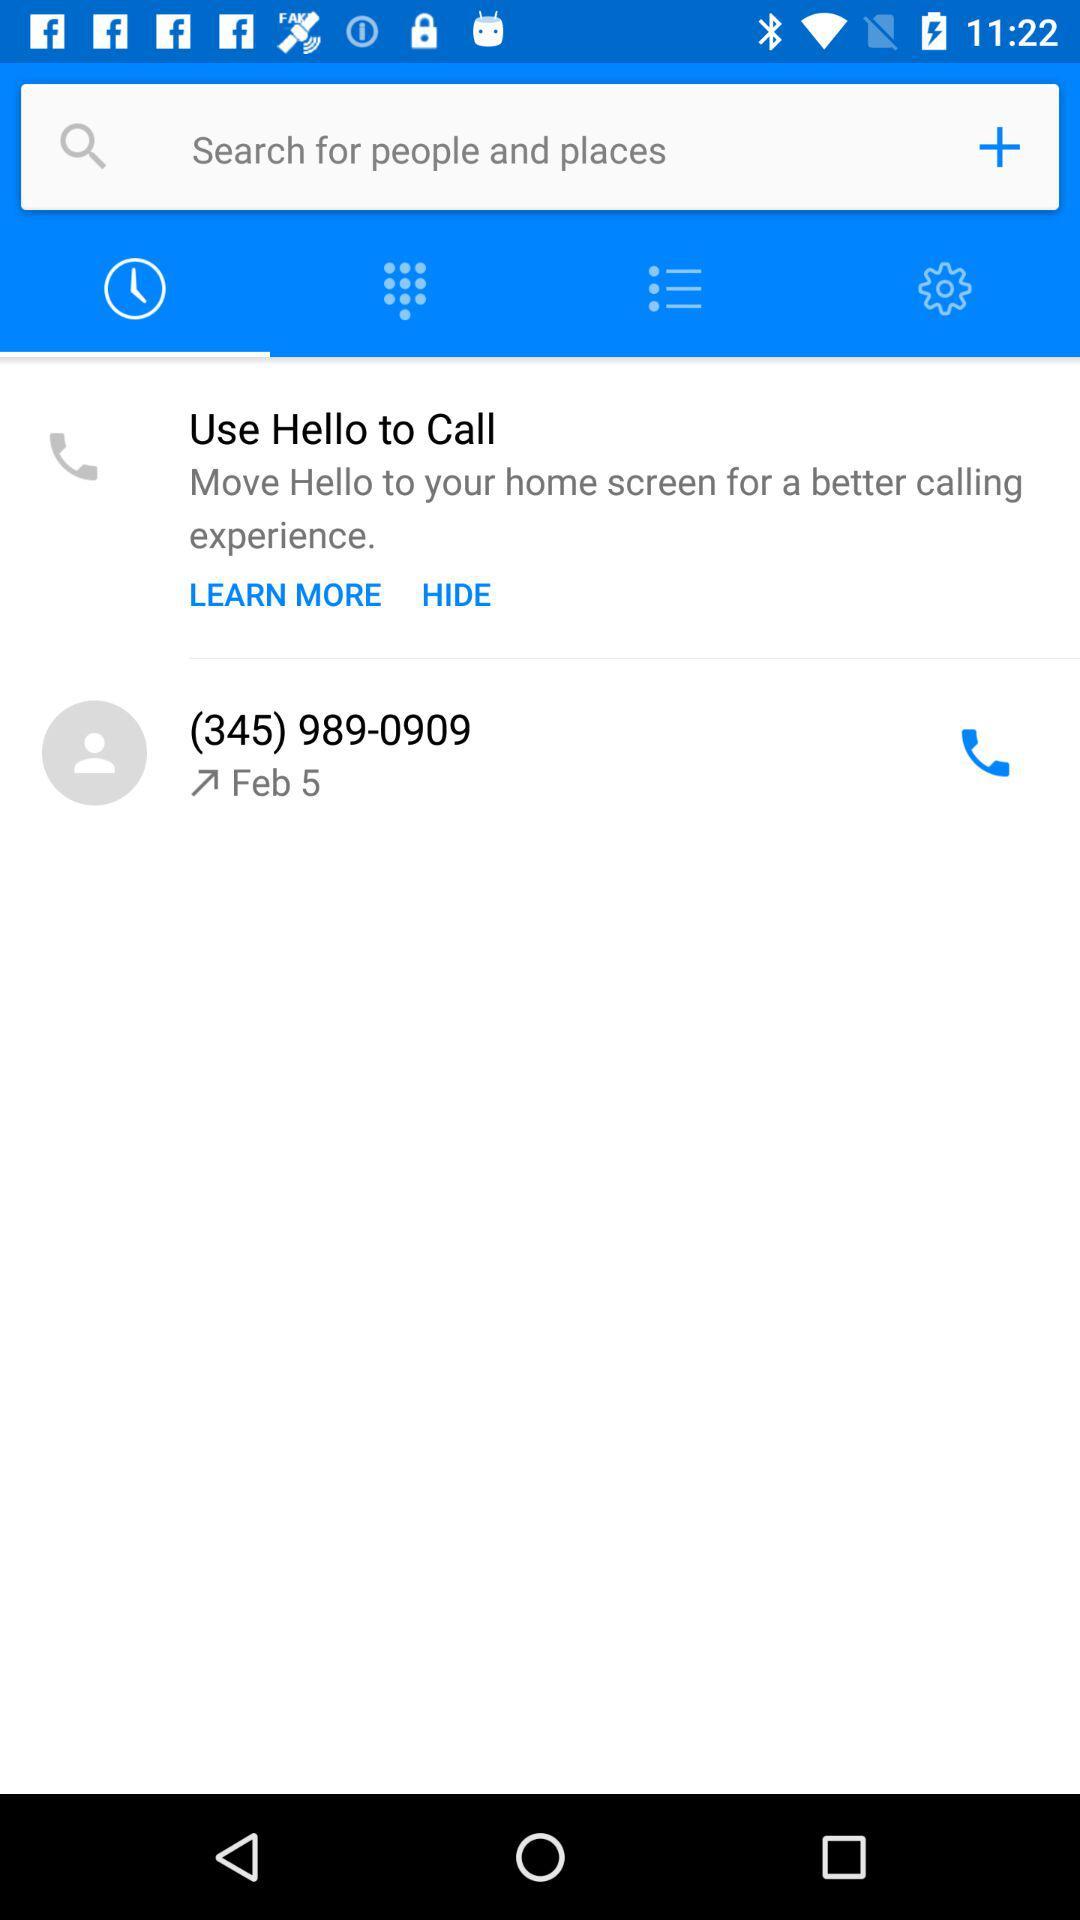 Image resolution: width=1080 pixels, height=1920 pixels. Describe the element at coordinates (675, 288) in the screenshot. I see `the list icon` at that location.